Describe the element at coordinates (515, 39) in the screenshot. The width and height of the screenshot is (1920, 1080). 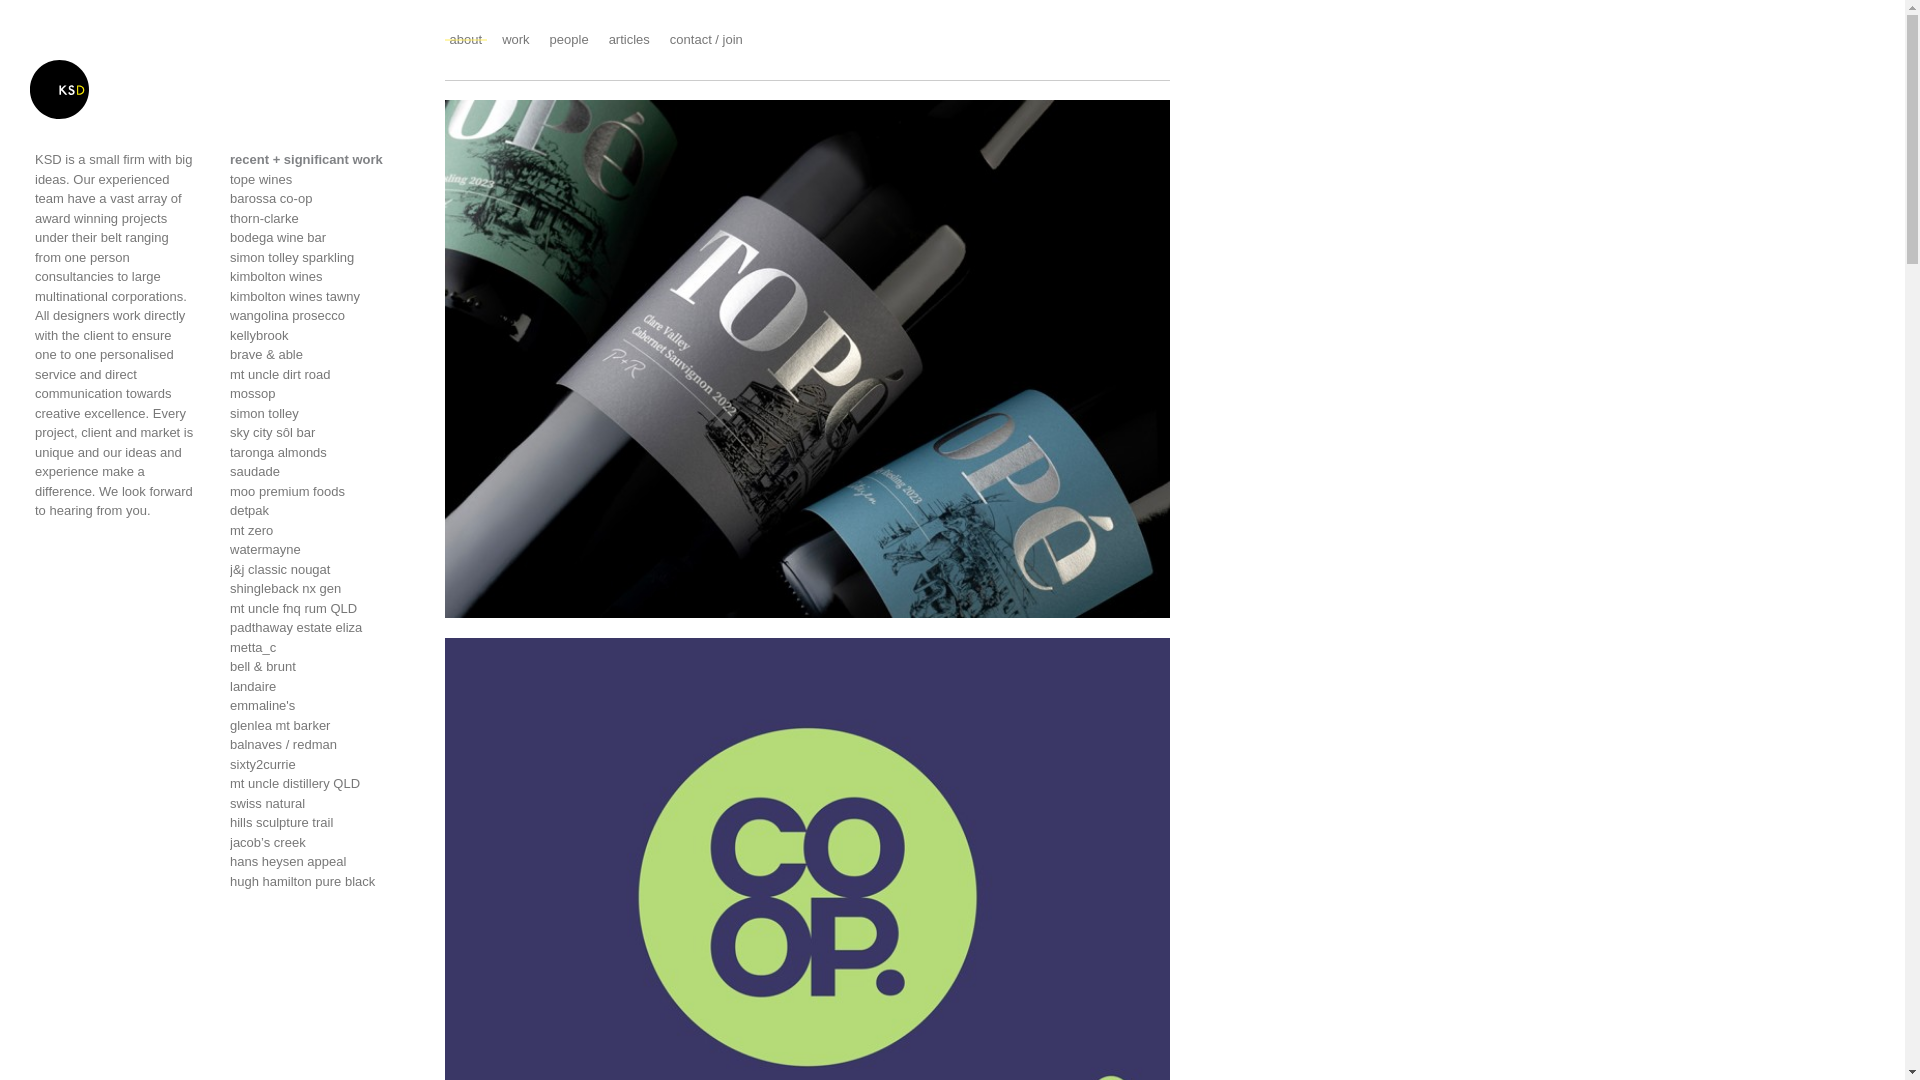
I see `'work'` at that location.